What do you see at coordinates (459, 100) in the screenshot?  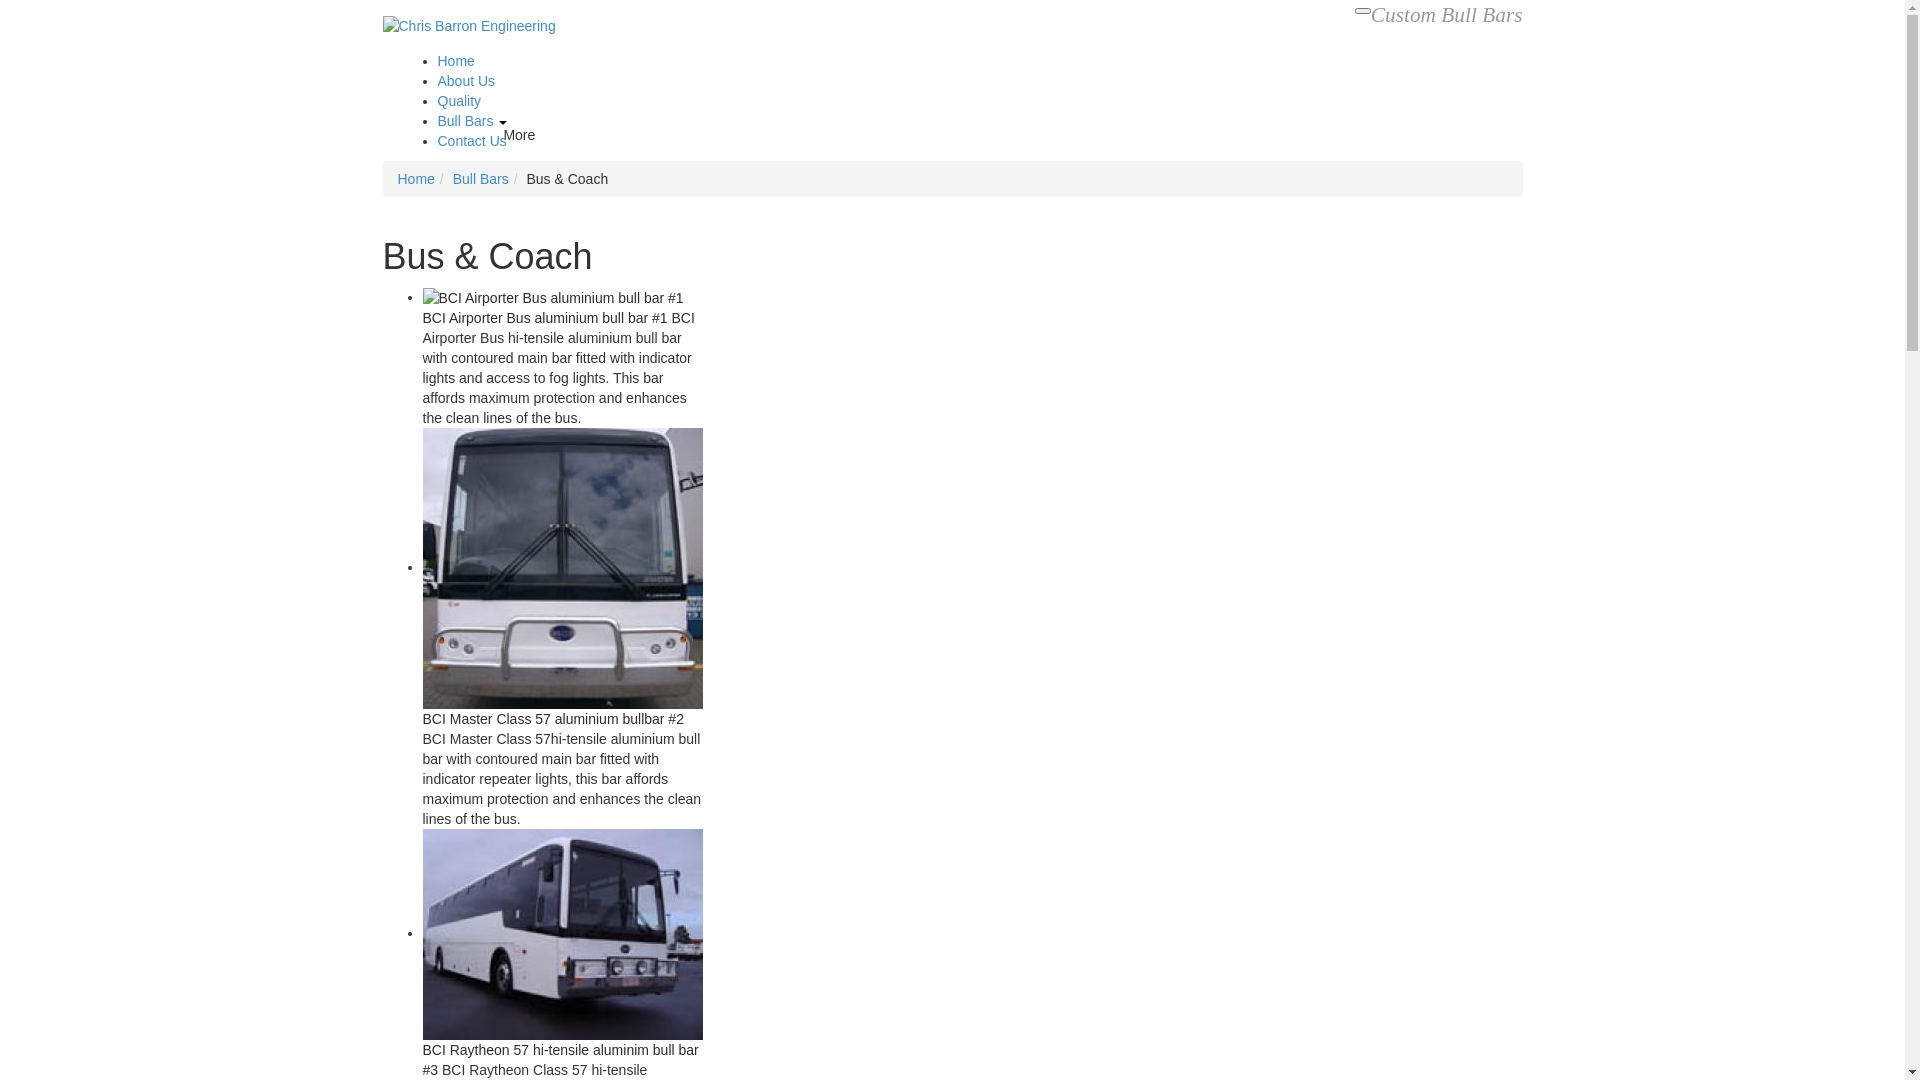 I see `'Quality'` at bounding box center [459, 100].